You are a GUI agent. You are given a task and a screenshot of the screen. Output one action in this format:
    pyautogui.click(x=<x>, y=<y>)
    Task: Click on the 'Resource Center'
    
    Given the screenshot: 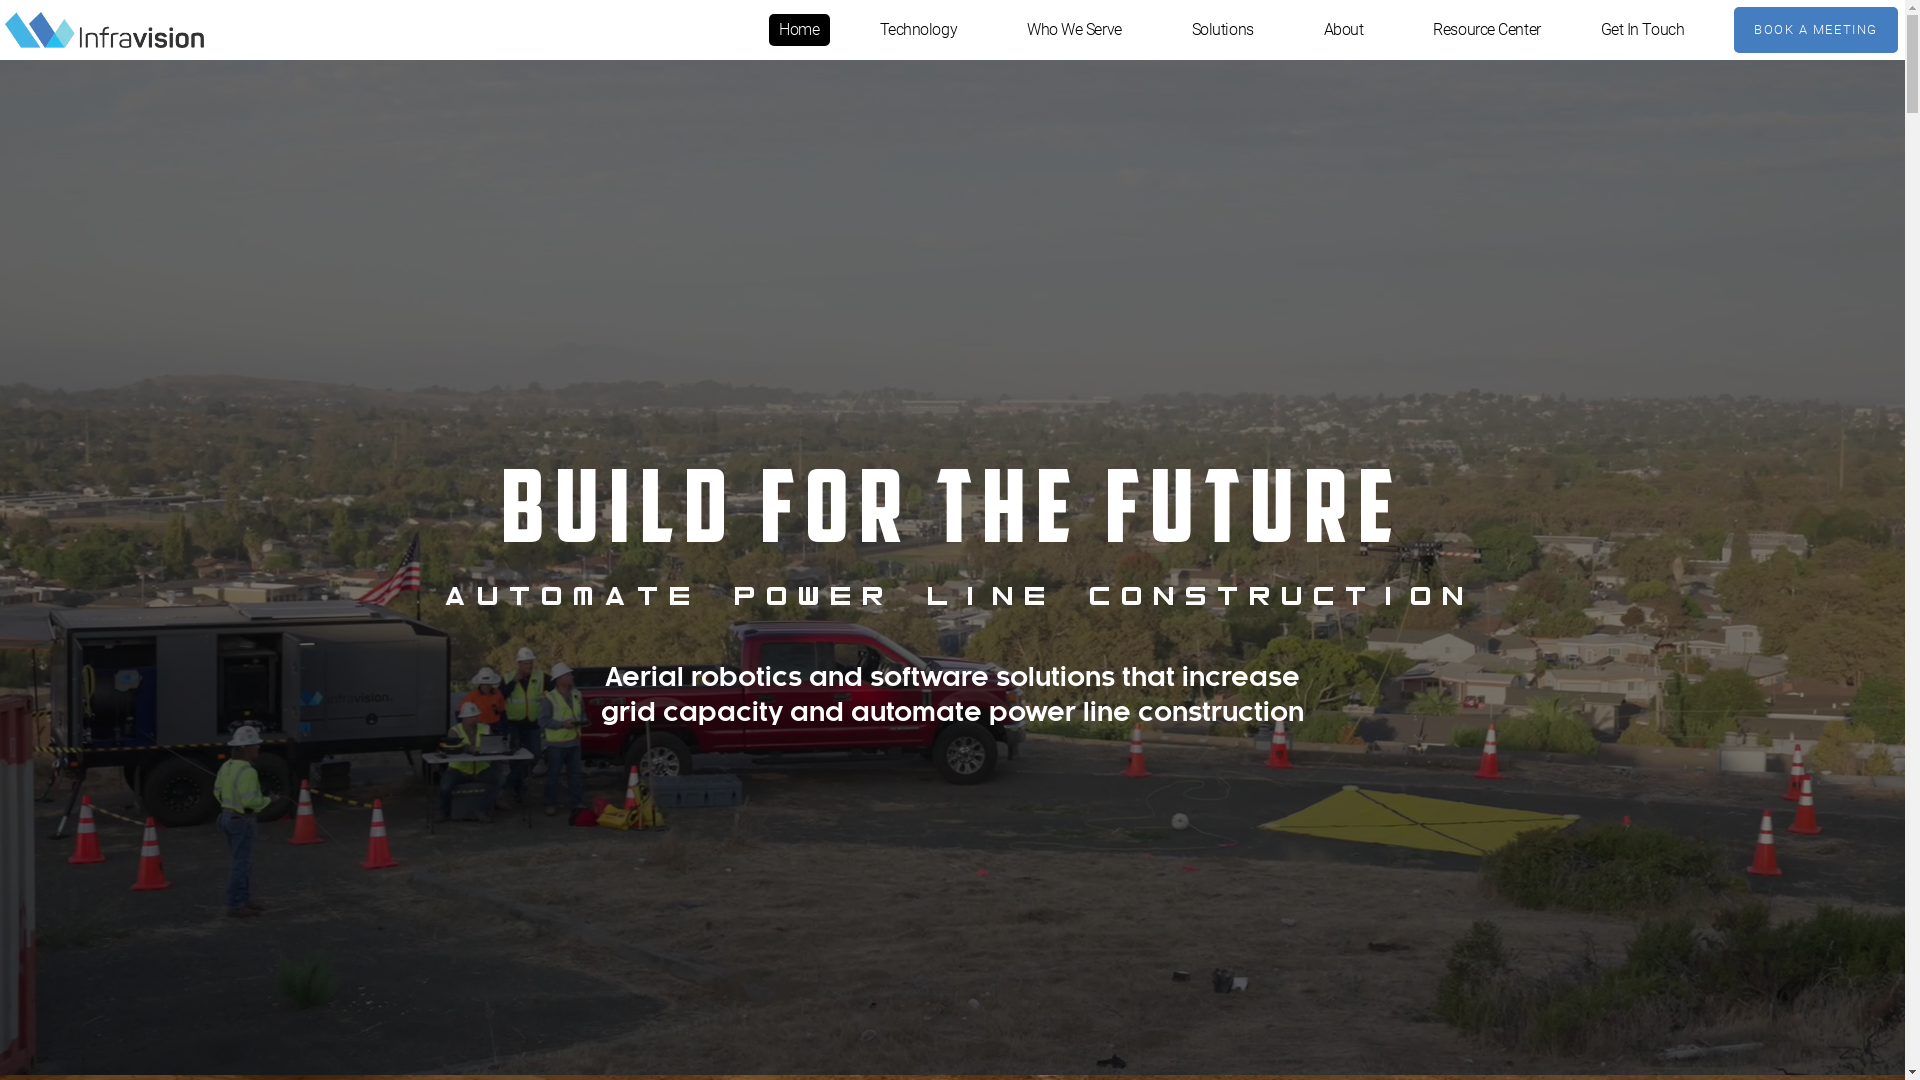 What is the action you would take?
    pyautogui.click(x=1486, y=30)
    